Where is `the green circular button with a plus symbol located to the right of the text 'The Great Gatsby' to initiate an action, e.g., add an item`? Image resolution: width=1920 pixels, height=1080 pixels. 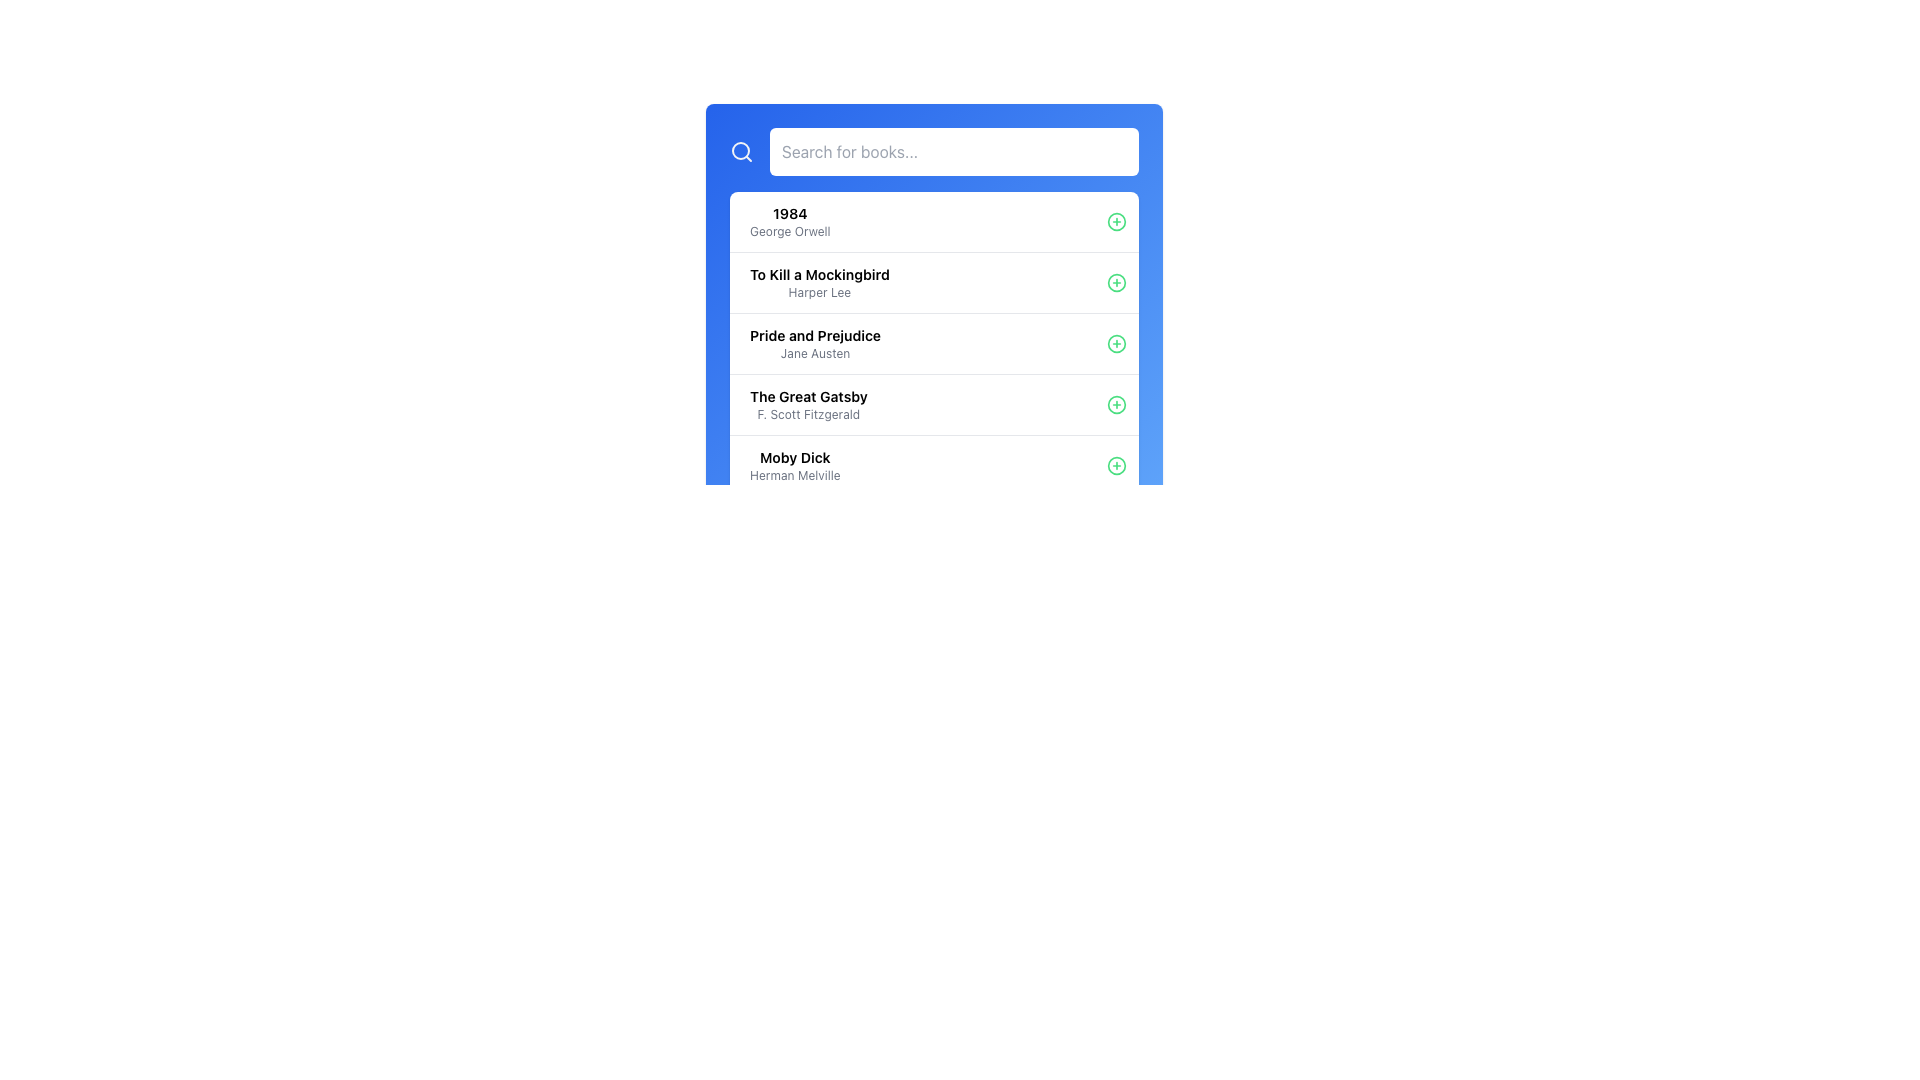
the green circular button with a plus symbol located to the right of the text 'The Great Gatsby' to initiate an action, e.g., add an item is located at coordinates (1116, 405).